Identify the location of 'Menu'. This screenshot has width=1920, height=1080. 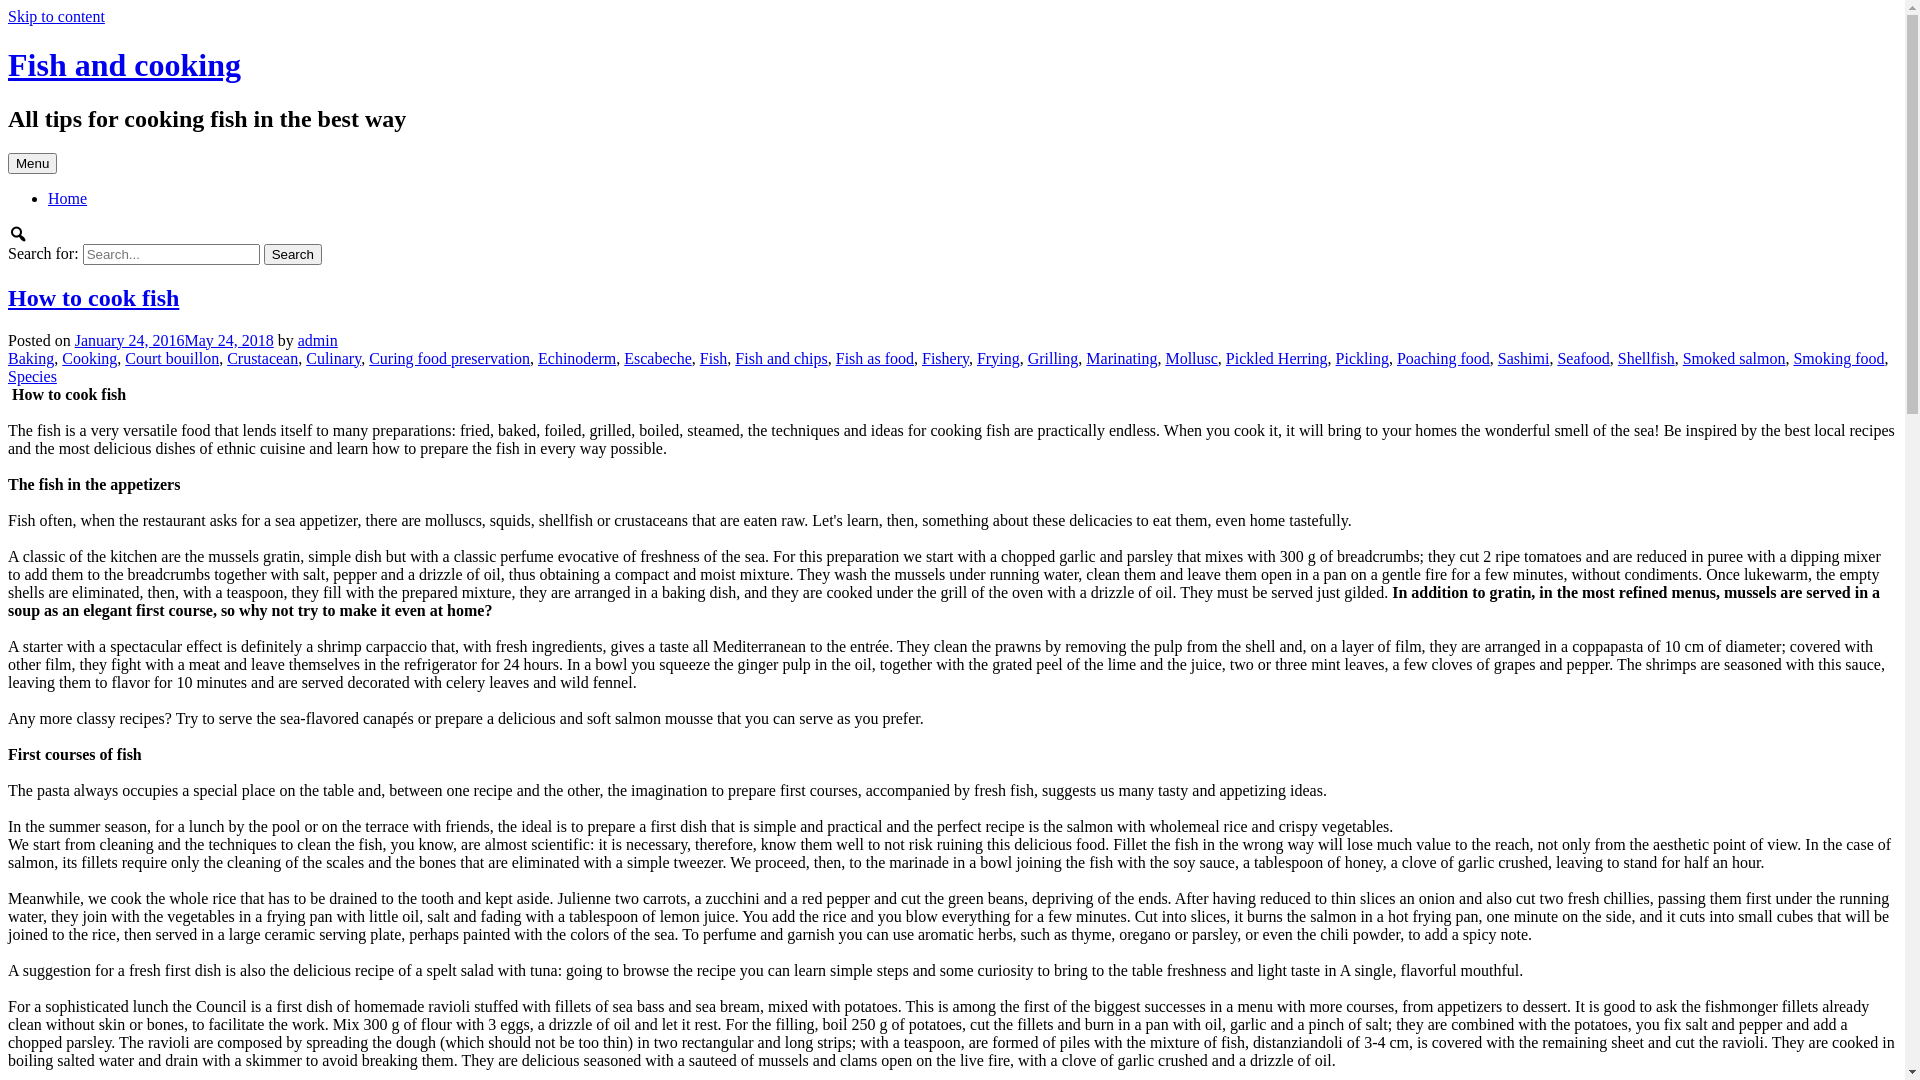
(32, 162).